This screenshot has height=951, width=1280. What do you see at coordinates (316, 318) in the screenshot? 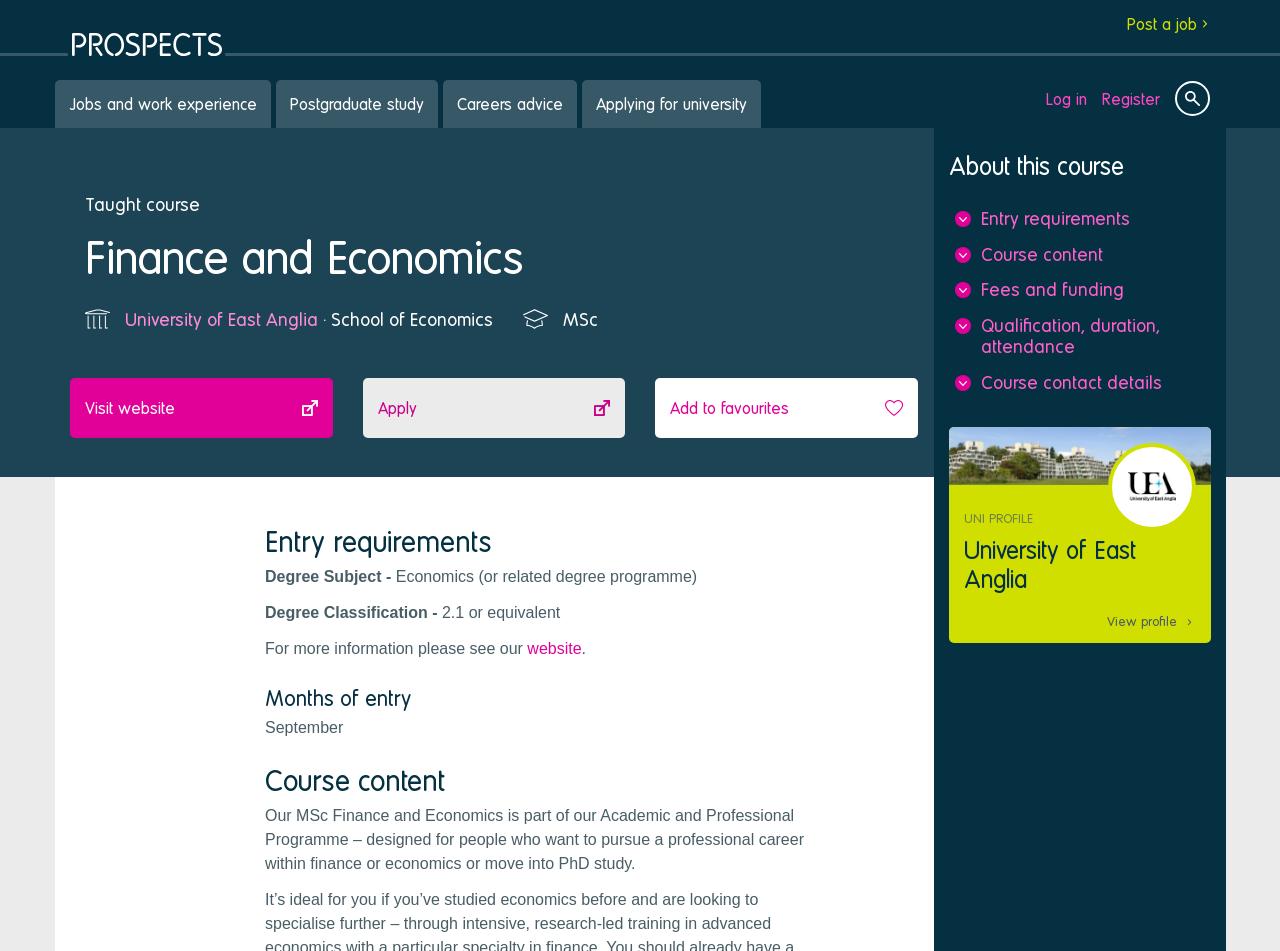
I see `'· School of Economics'` at bounding box center [316, 318].